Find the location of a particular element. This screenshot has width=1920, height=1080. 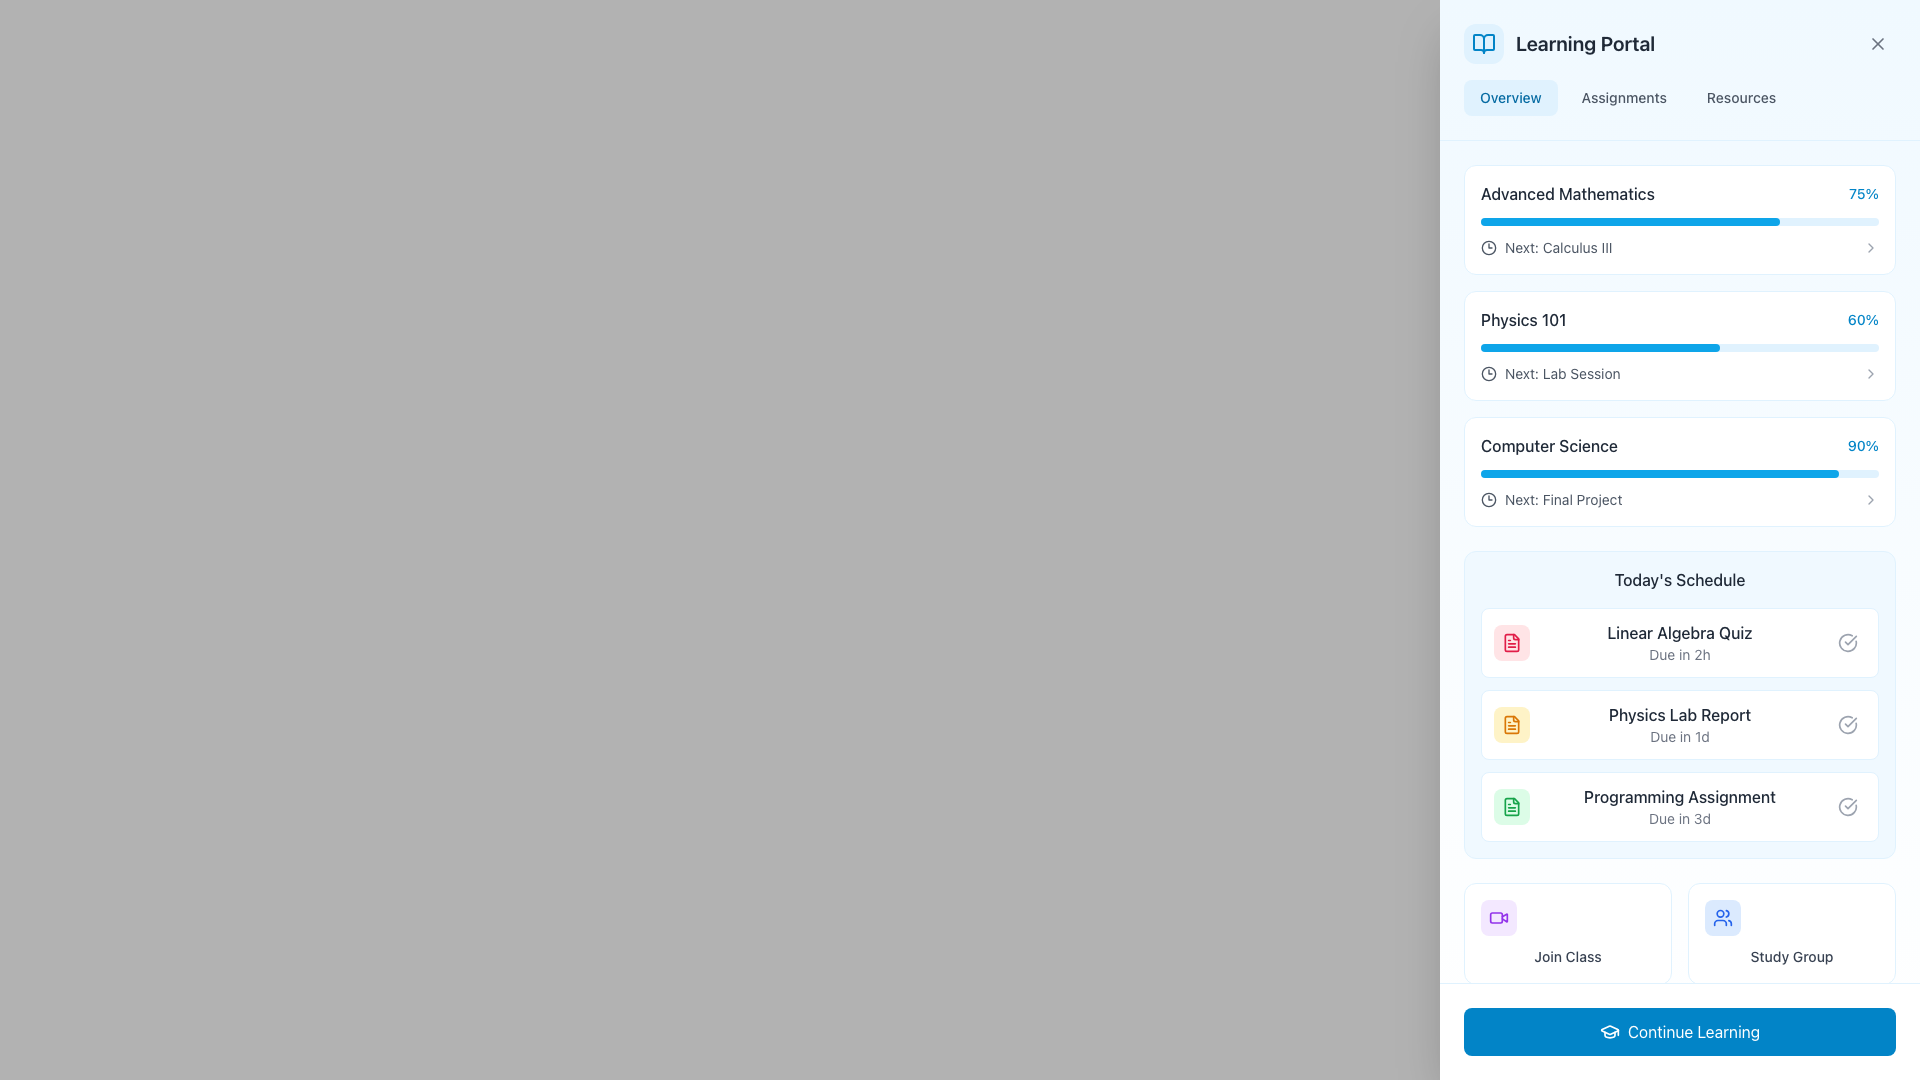

the SVG circle graphic that signifies the outline of a clock, which is part of the icon representing time-related information next to the 'Next: Lab Session' text under the Physics 101 section is located at coordinates (1488, 246).